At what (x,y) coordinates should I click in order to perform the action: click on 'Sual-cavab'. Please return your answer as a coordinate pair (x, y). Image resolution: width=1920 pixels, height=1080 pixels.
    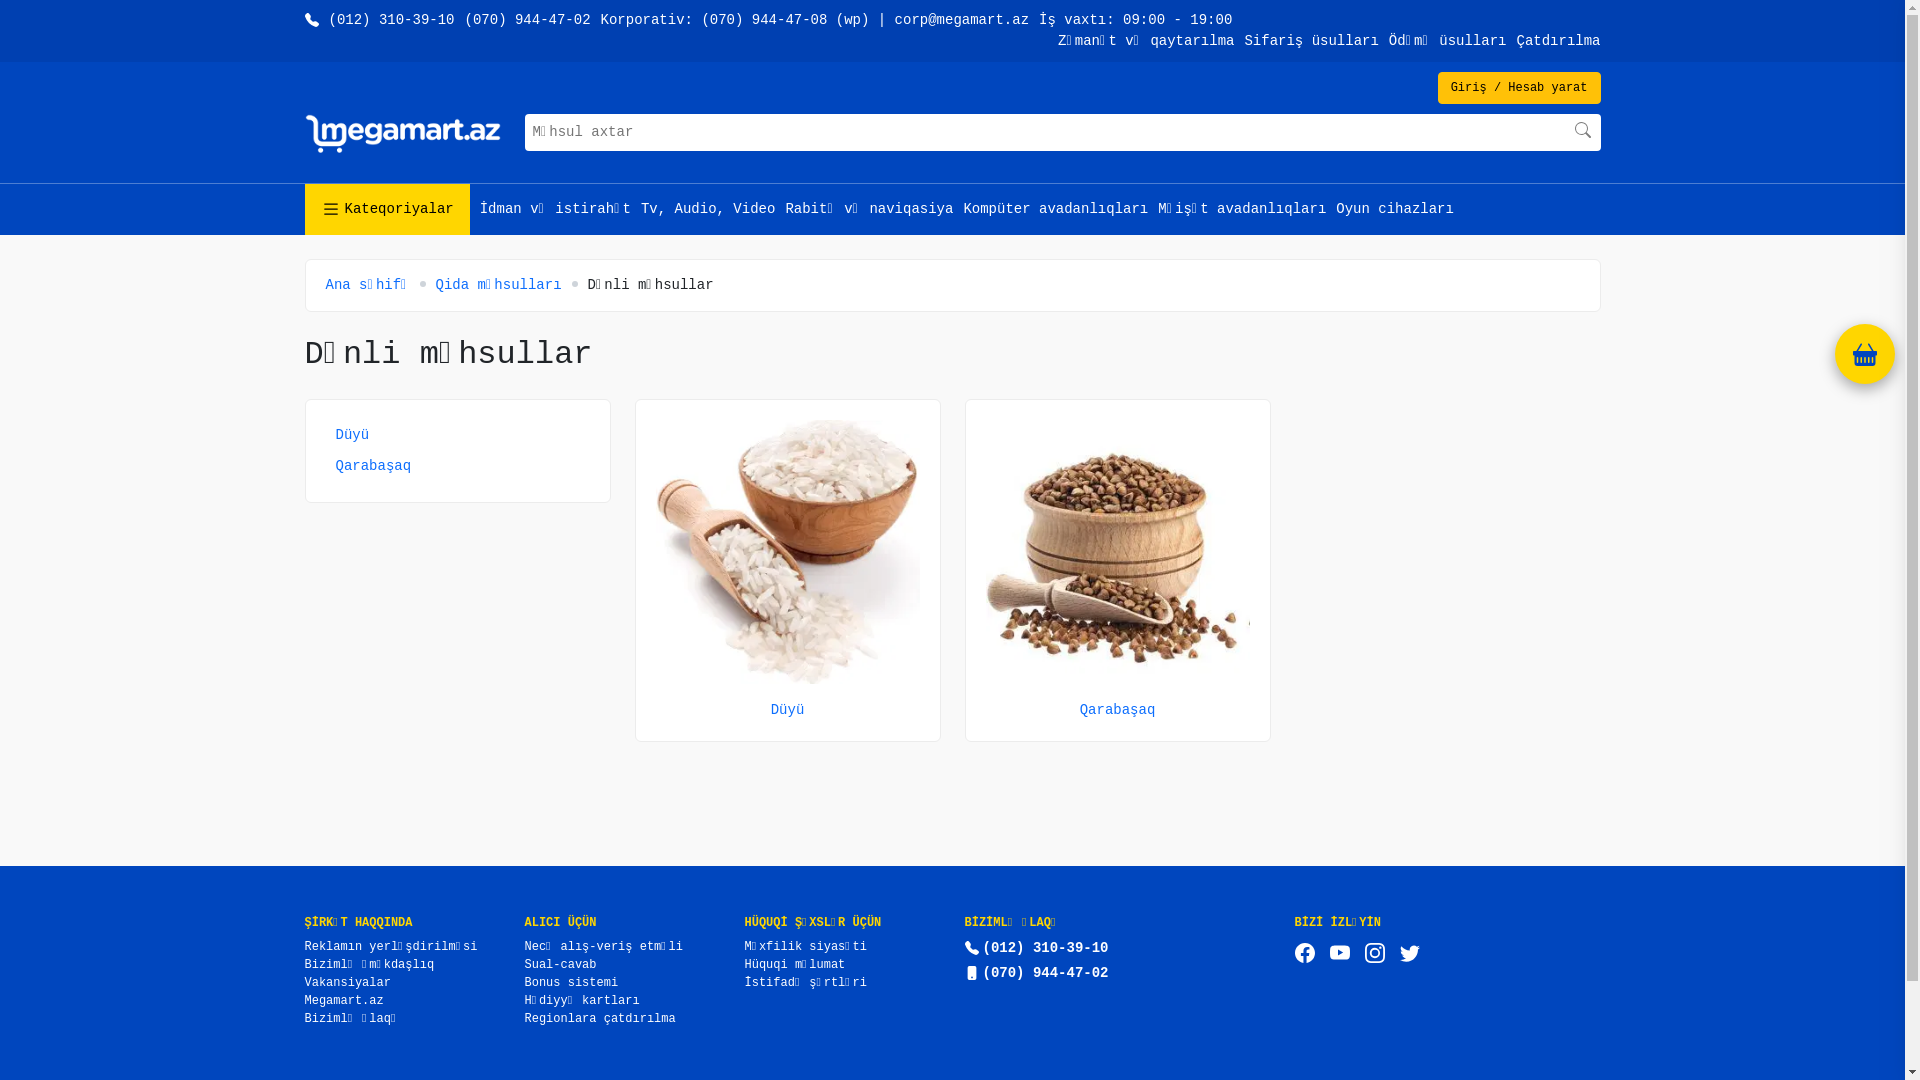
    Looking at the image, I should click on (560, 963).